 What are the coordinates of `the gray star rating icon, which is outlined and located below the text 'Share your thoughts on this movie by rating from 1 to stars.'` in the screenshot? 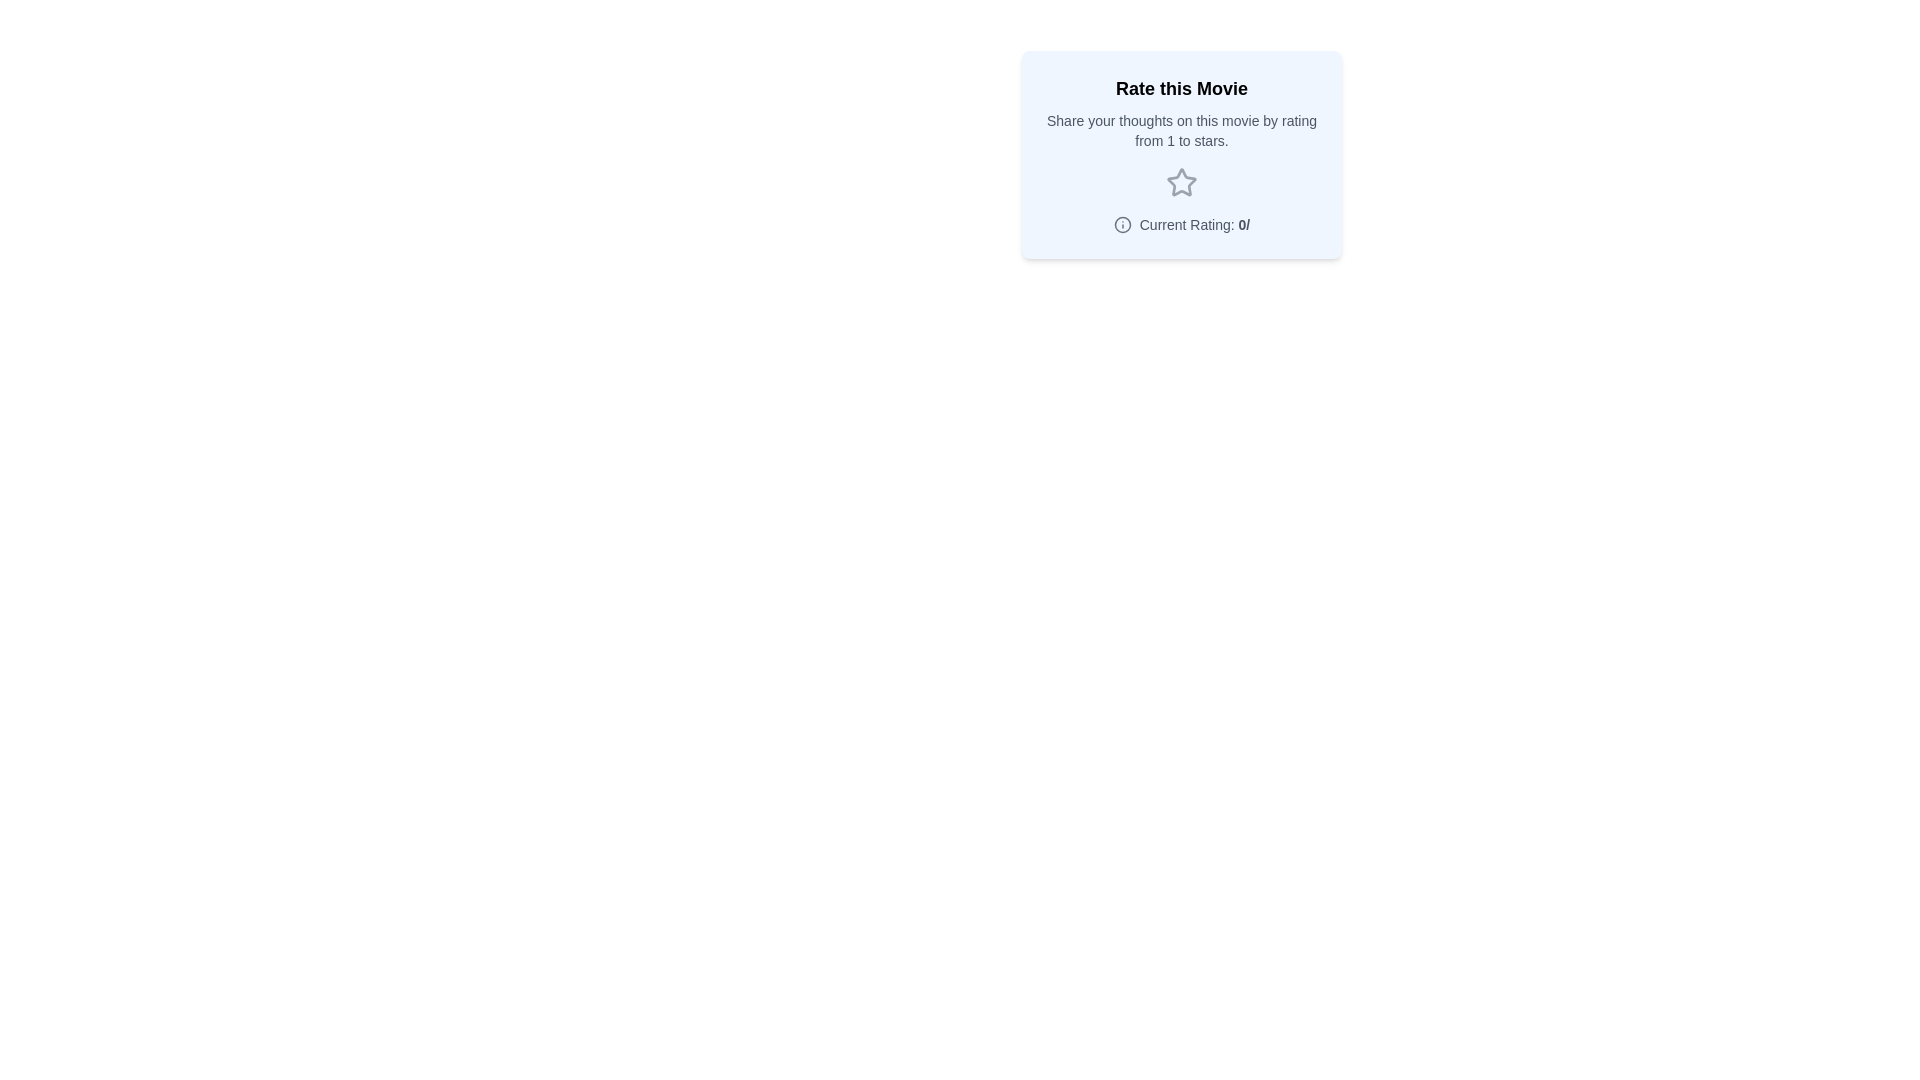 It's located at (1181, 182).